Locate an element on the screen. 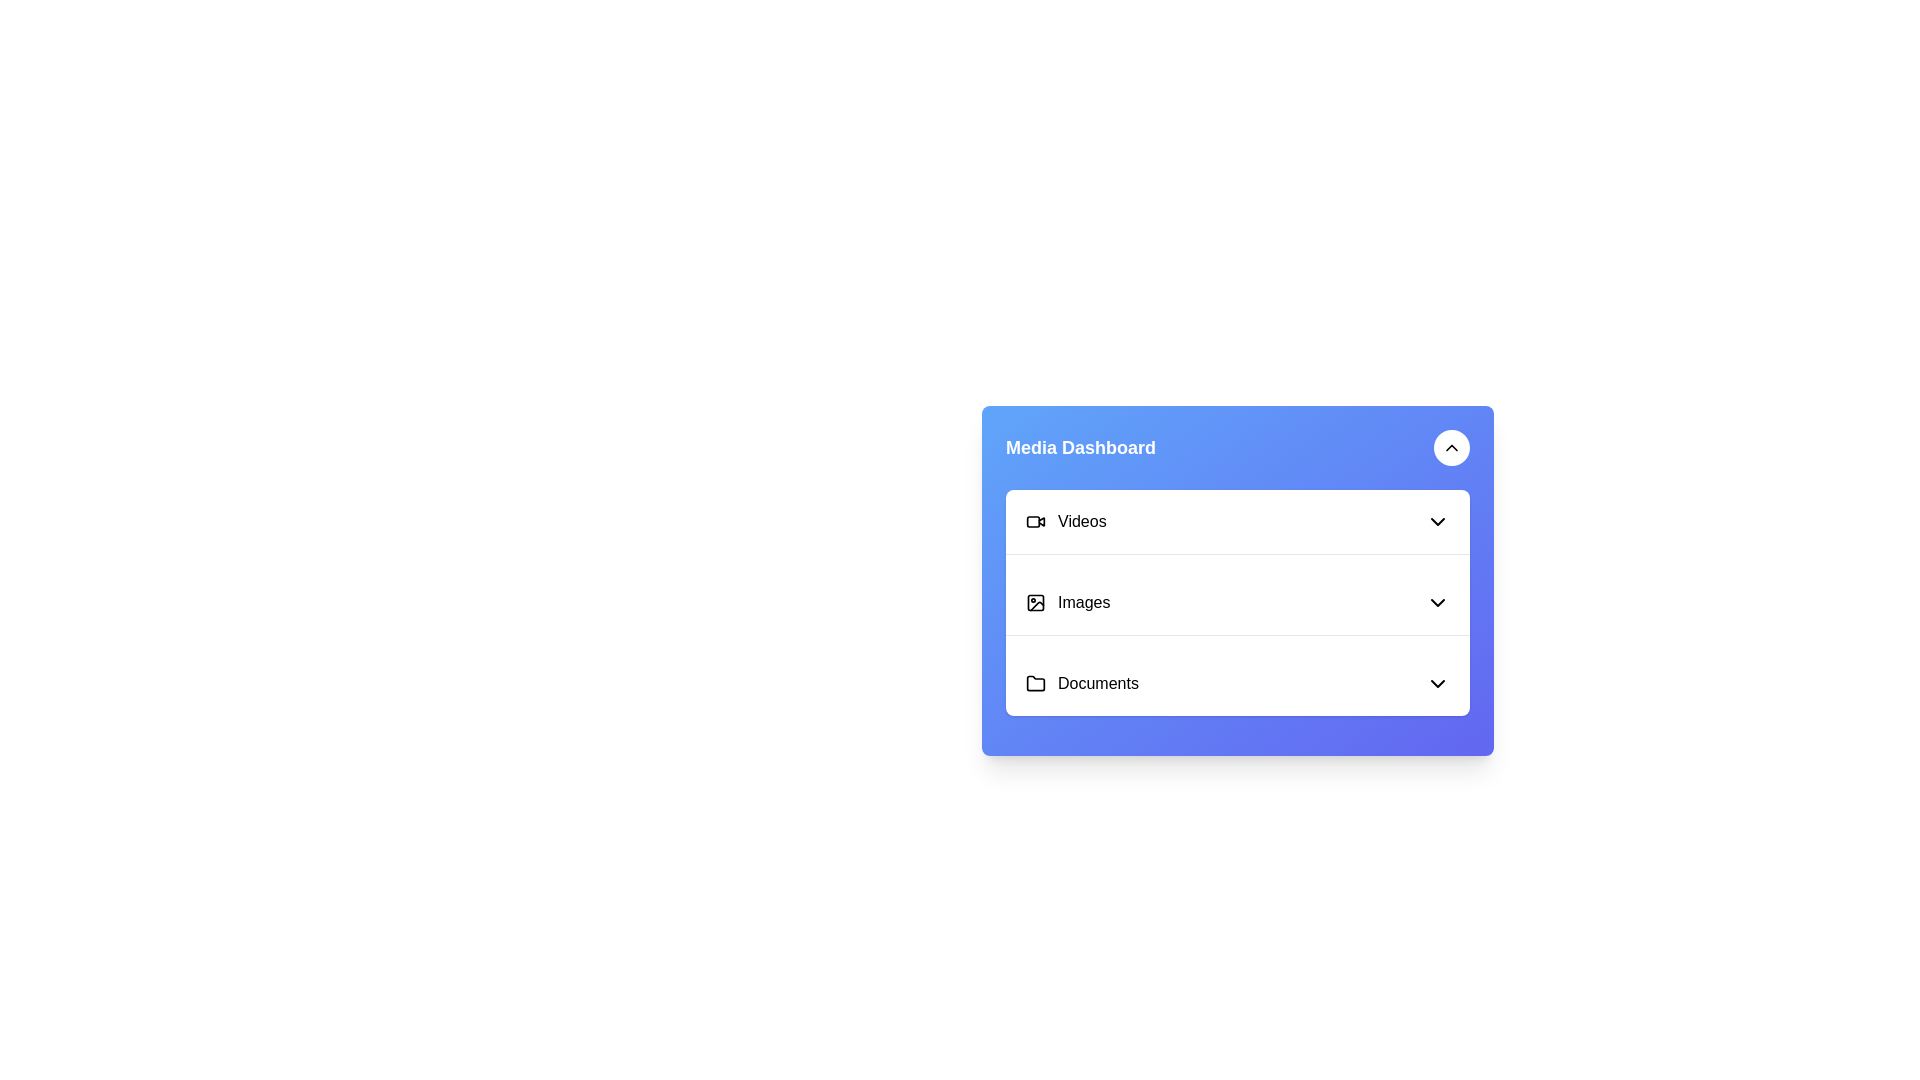 Image resolution: width=1920 pixels, height=1080 pixels. the video camera icon located to the left of the 'Videos' label in the media dashboard is located at coordinates (1036, 520).